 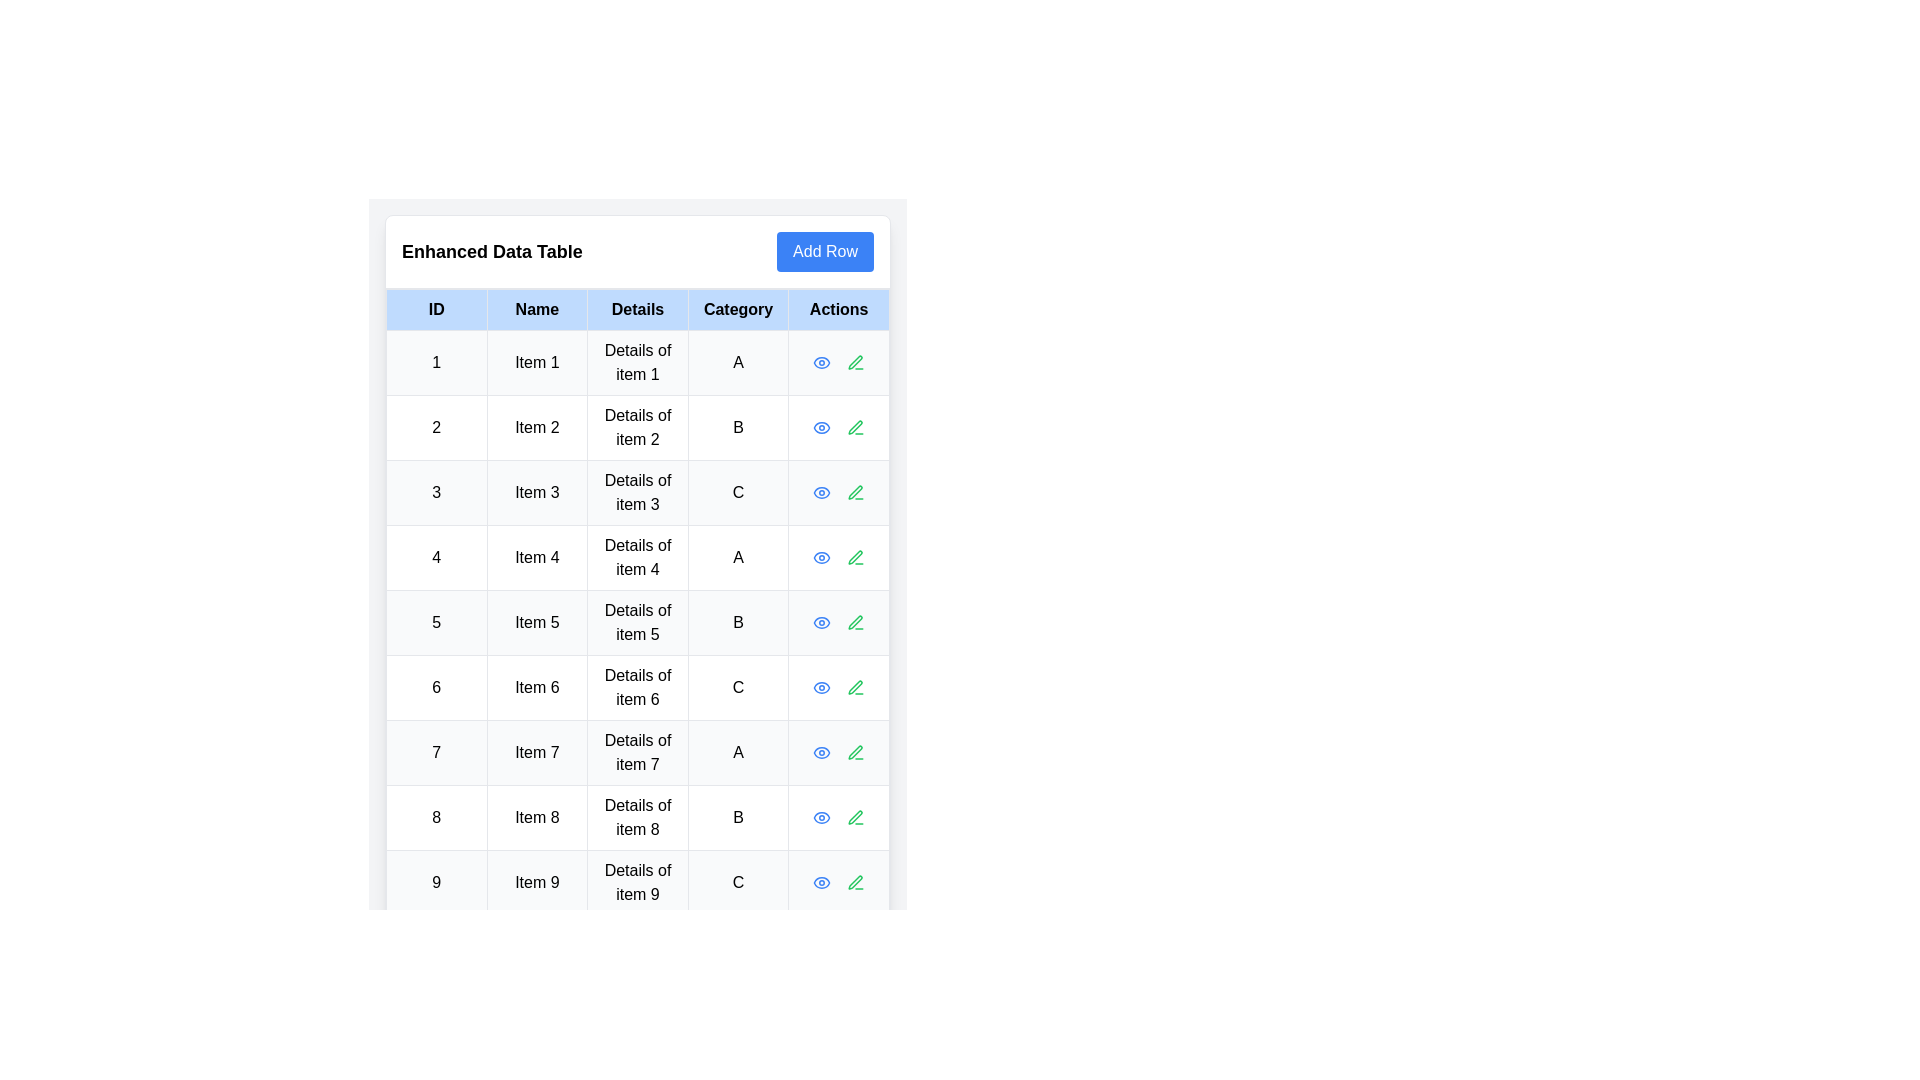 What do you see at coordinates (839, 752) in the screenshot?
I see `the green pen icon in the interactive cell of the 'Actions' column for 'Item 7'` at bounding box center [839, 752].